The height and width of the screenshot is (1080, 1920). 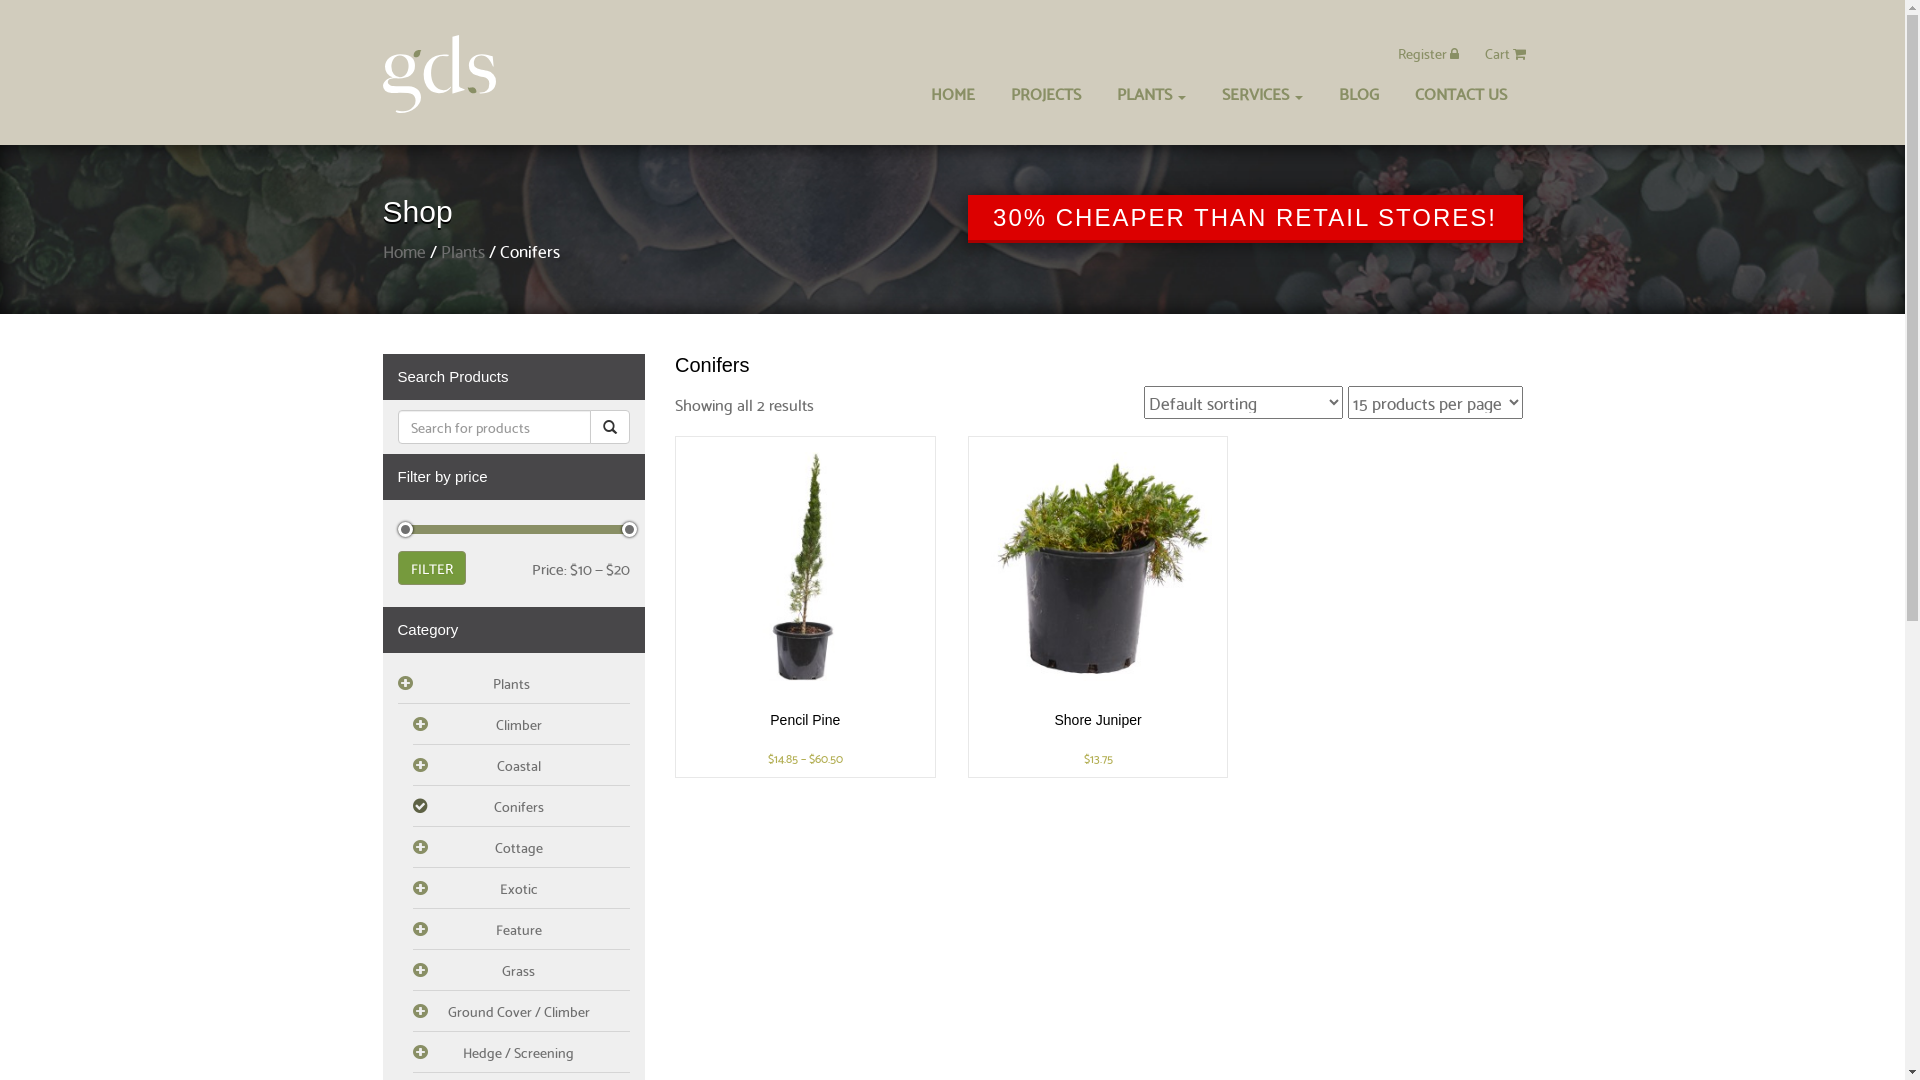 I want to click on 'Register', so click(x=1427, y=52).